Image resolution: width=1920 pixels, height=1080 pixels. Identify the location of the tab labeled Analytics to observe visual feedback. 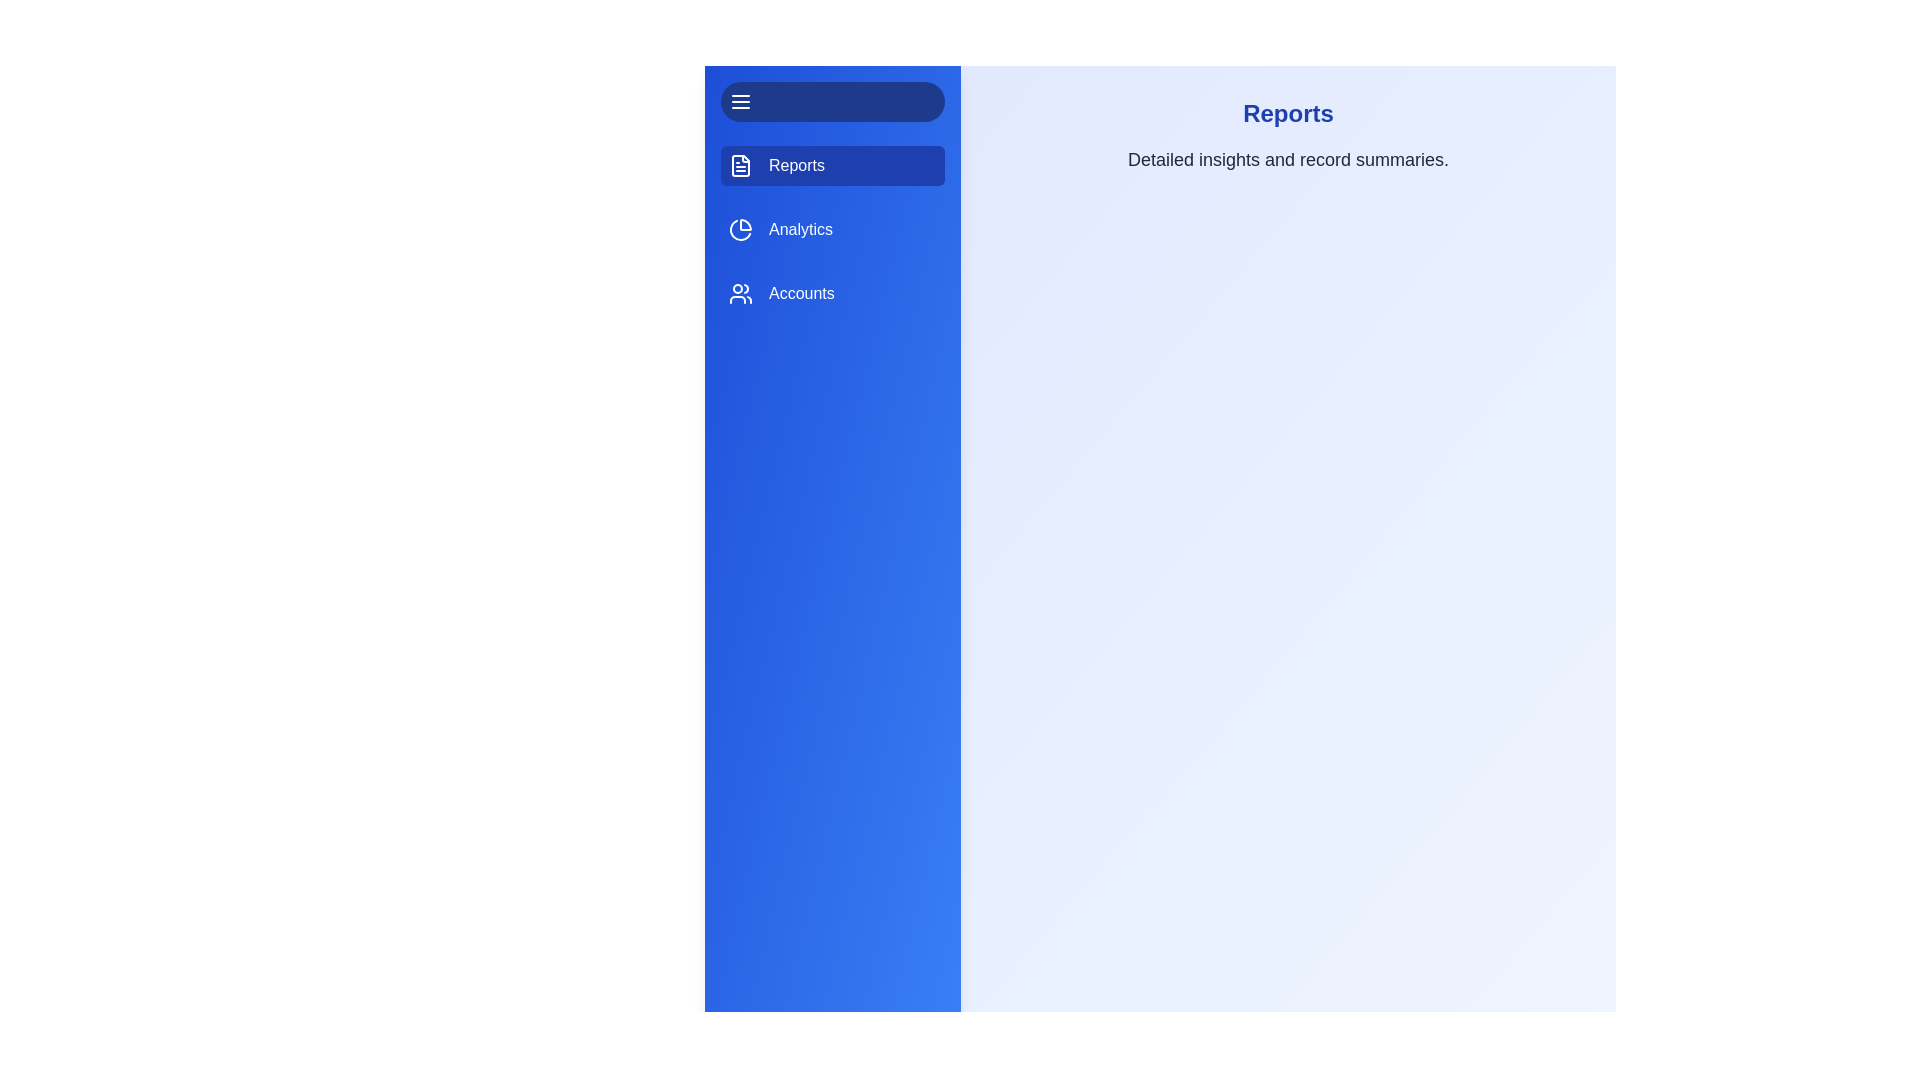
(833, 229).